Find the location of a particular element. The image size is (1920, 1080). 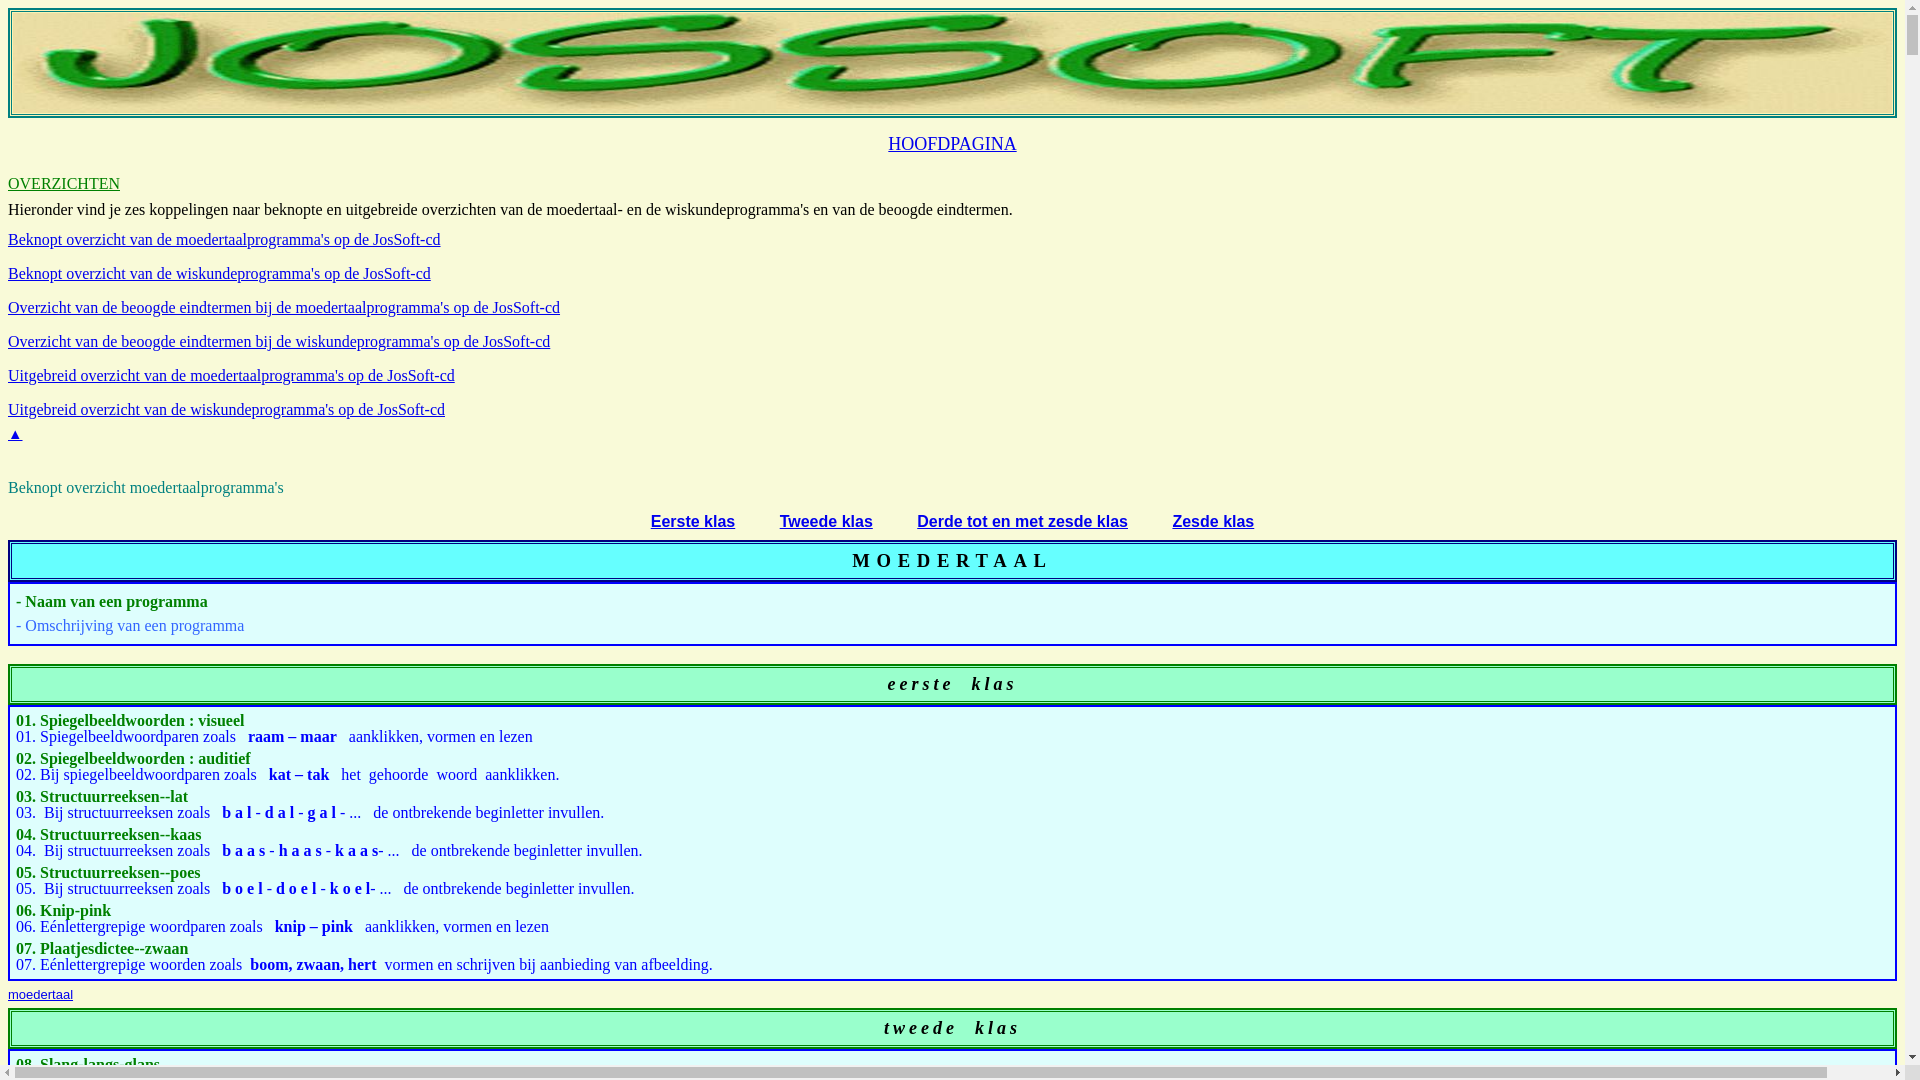

'Derde tot en met zesde klas' is located at coordinates (1022, 520).